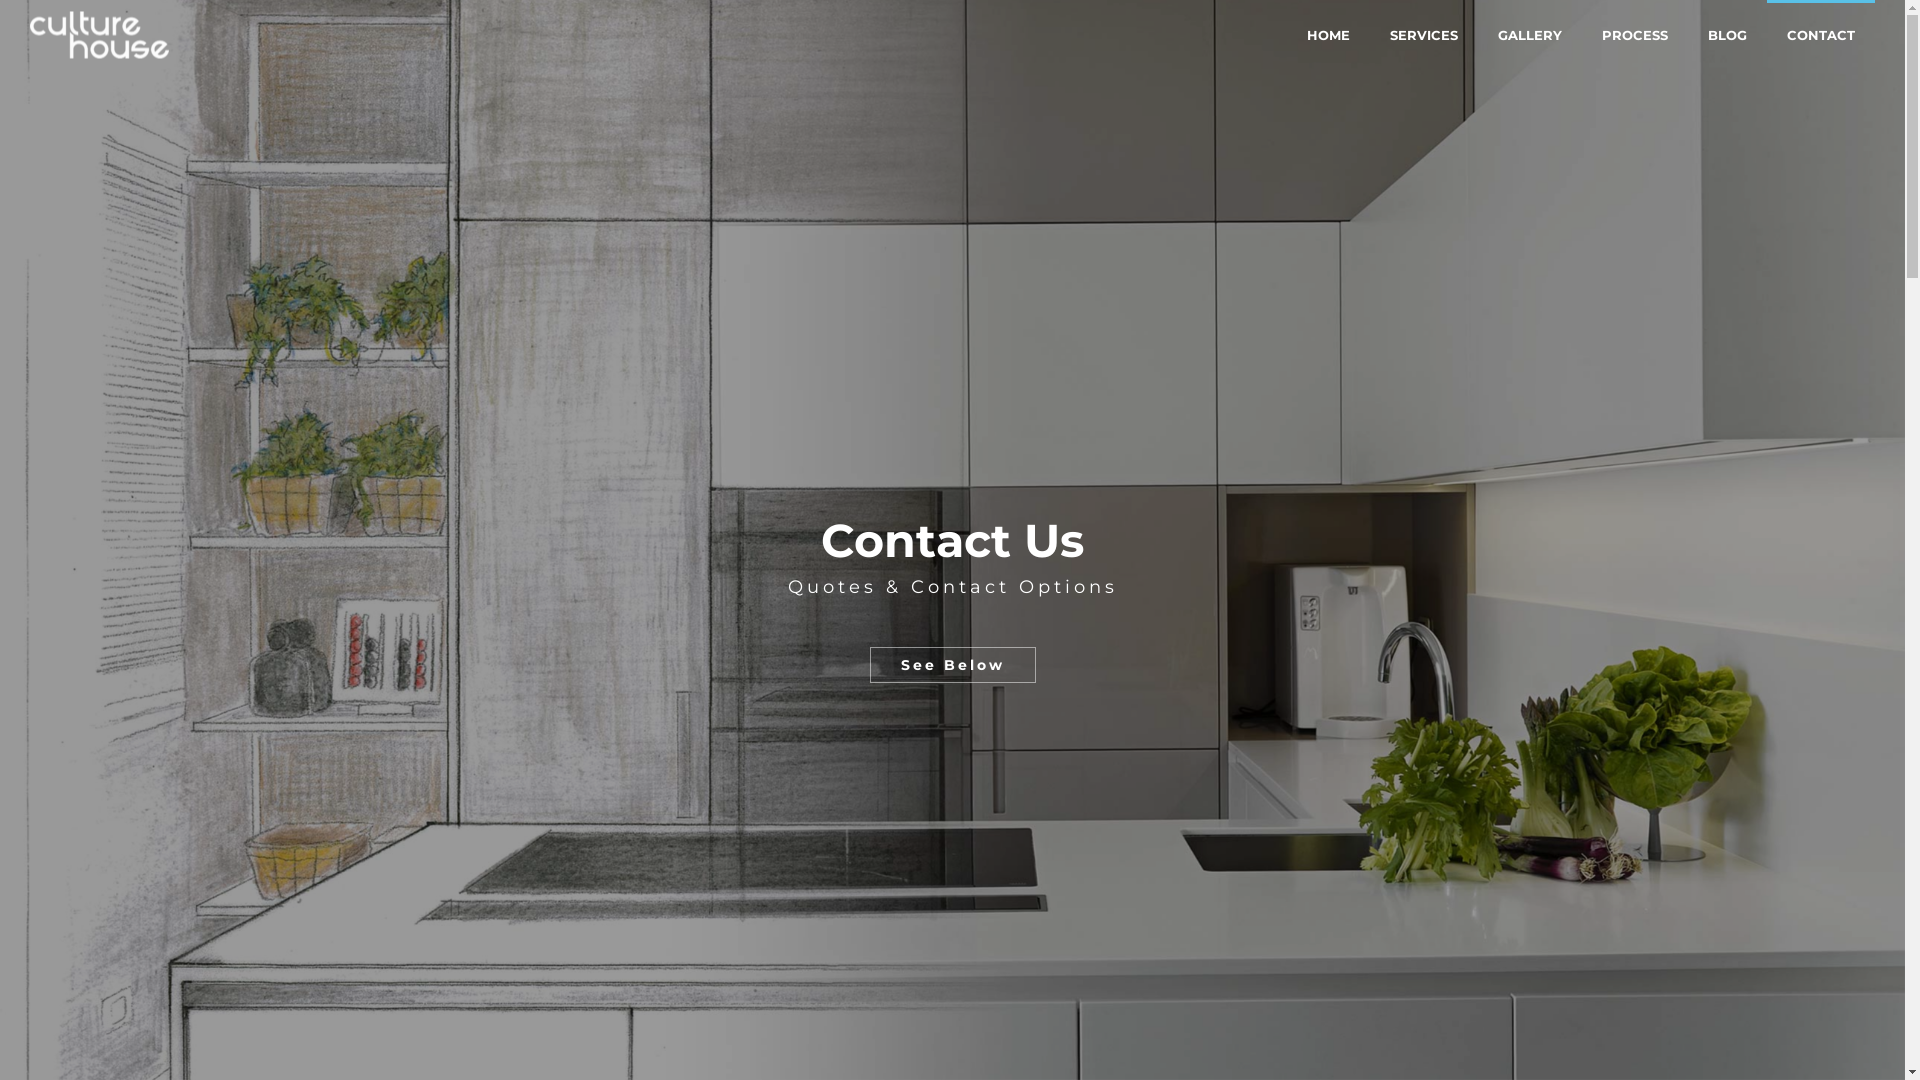 This screenshot has width=1920, height=1080. I want to click on 'CONTACT', so click(1766, 34).